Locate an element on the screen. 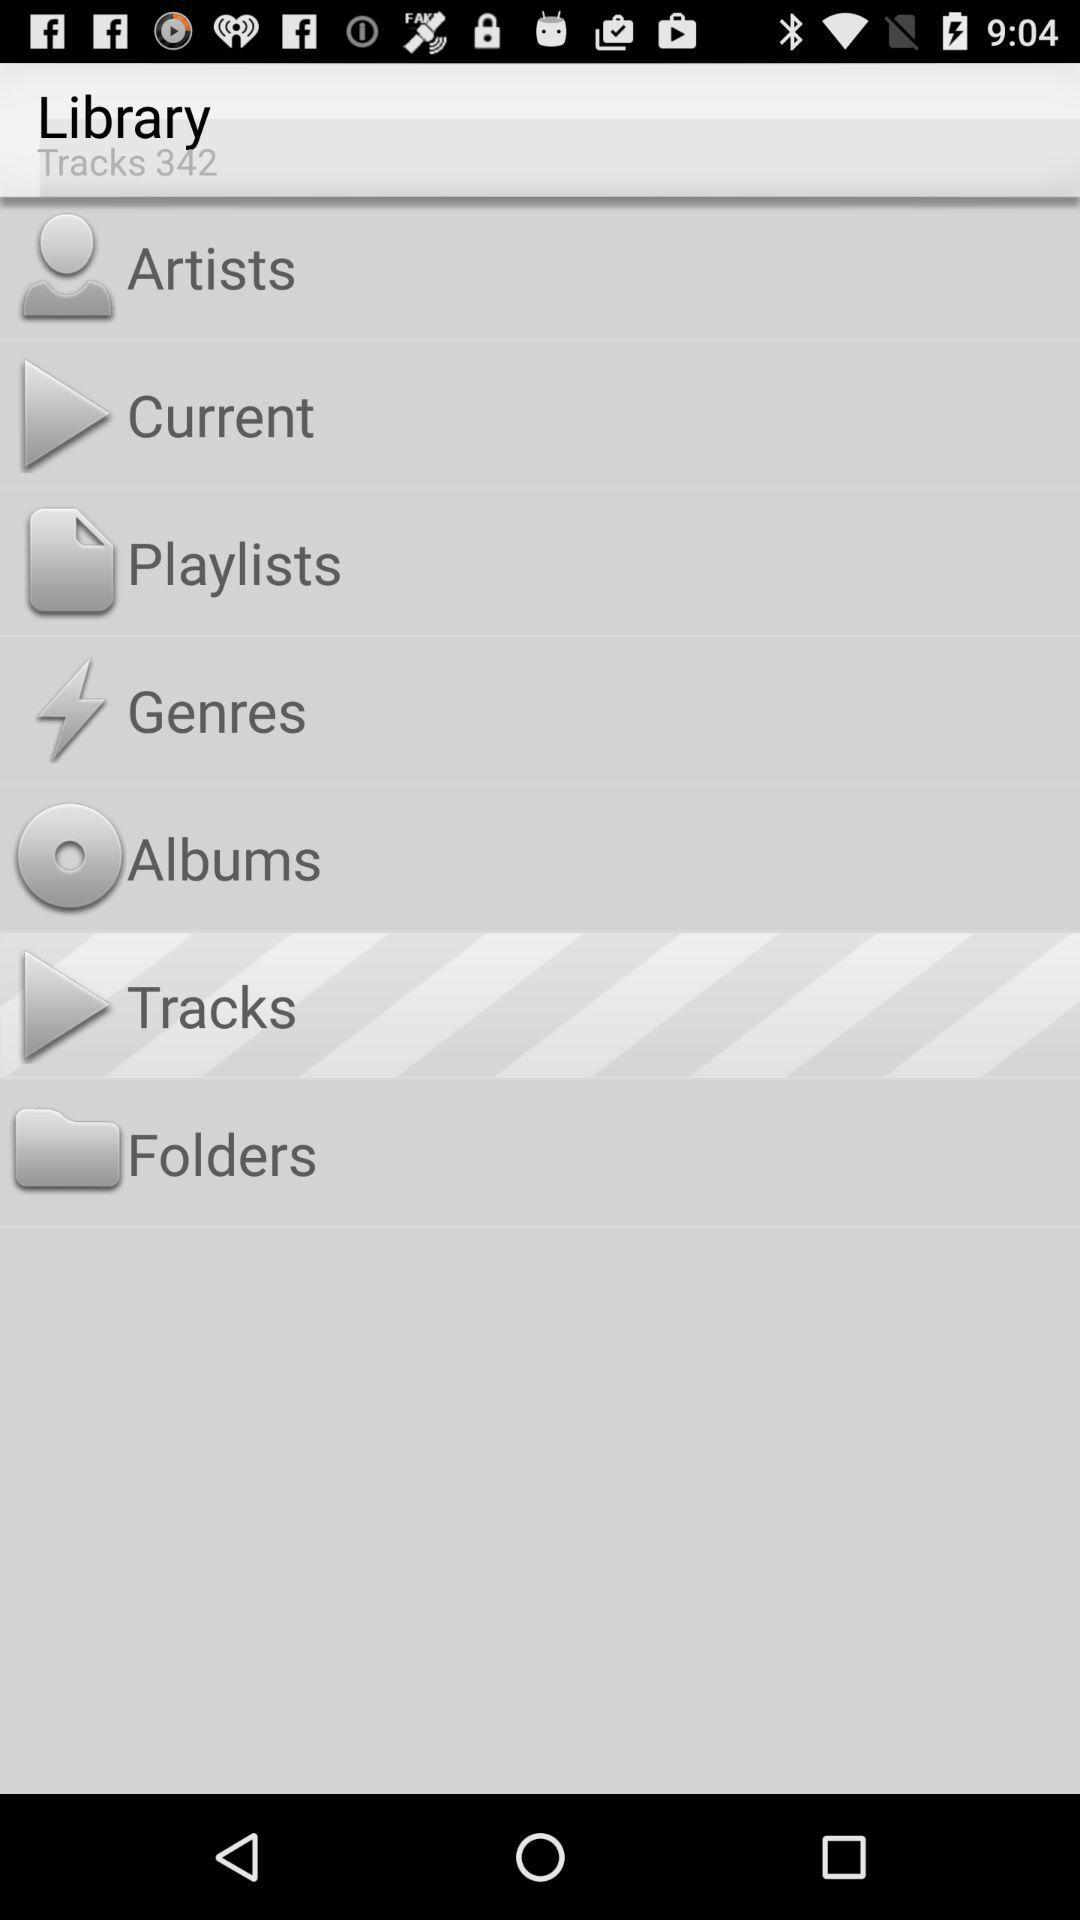 The image size is (1080, 1920). current item is located at coordinates (598, 413).